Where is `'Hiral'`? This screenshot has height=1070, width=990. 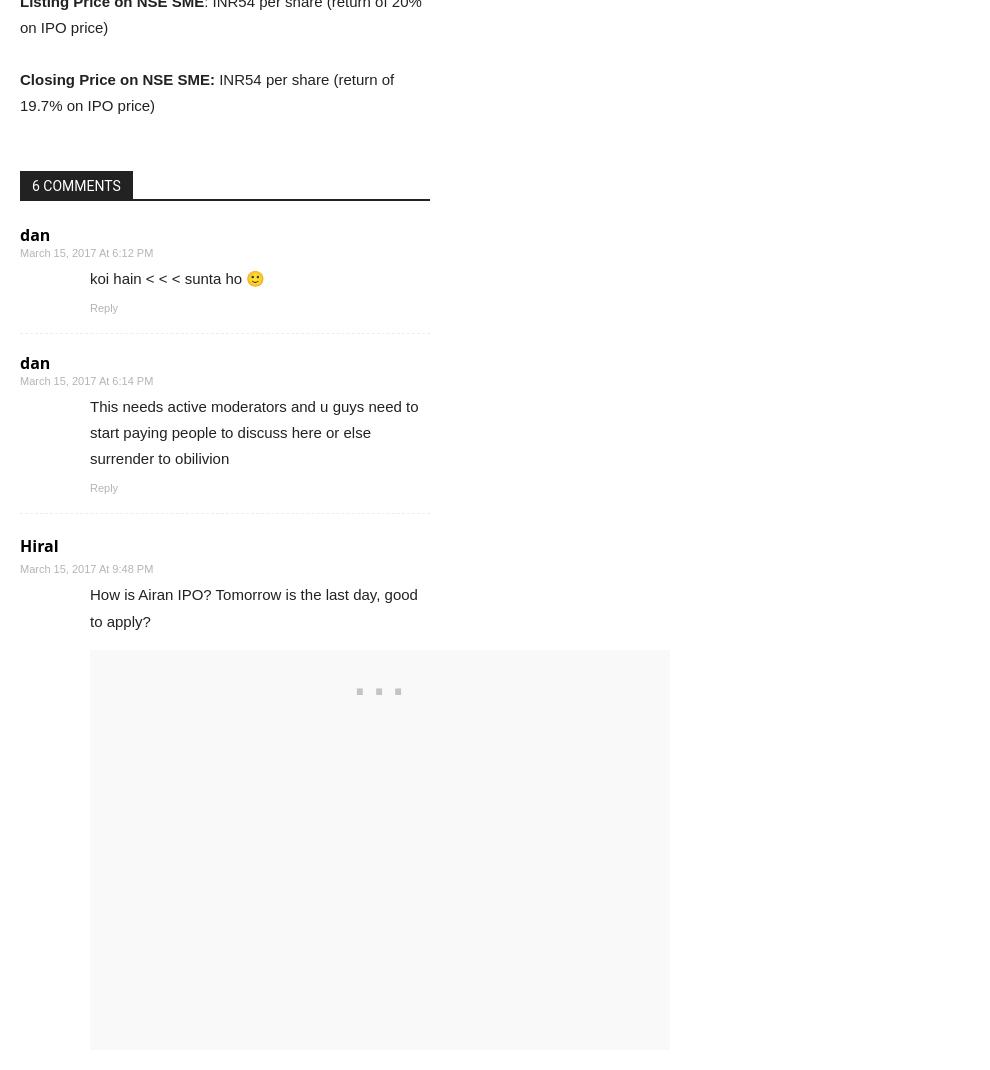
'Hiral' is located at coordinates (18, 545).